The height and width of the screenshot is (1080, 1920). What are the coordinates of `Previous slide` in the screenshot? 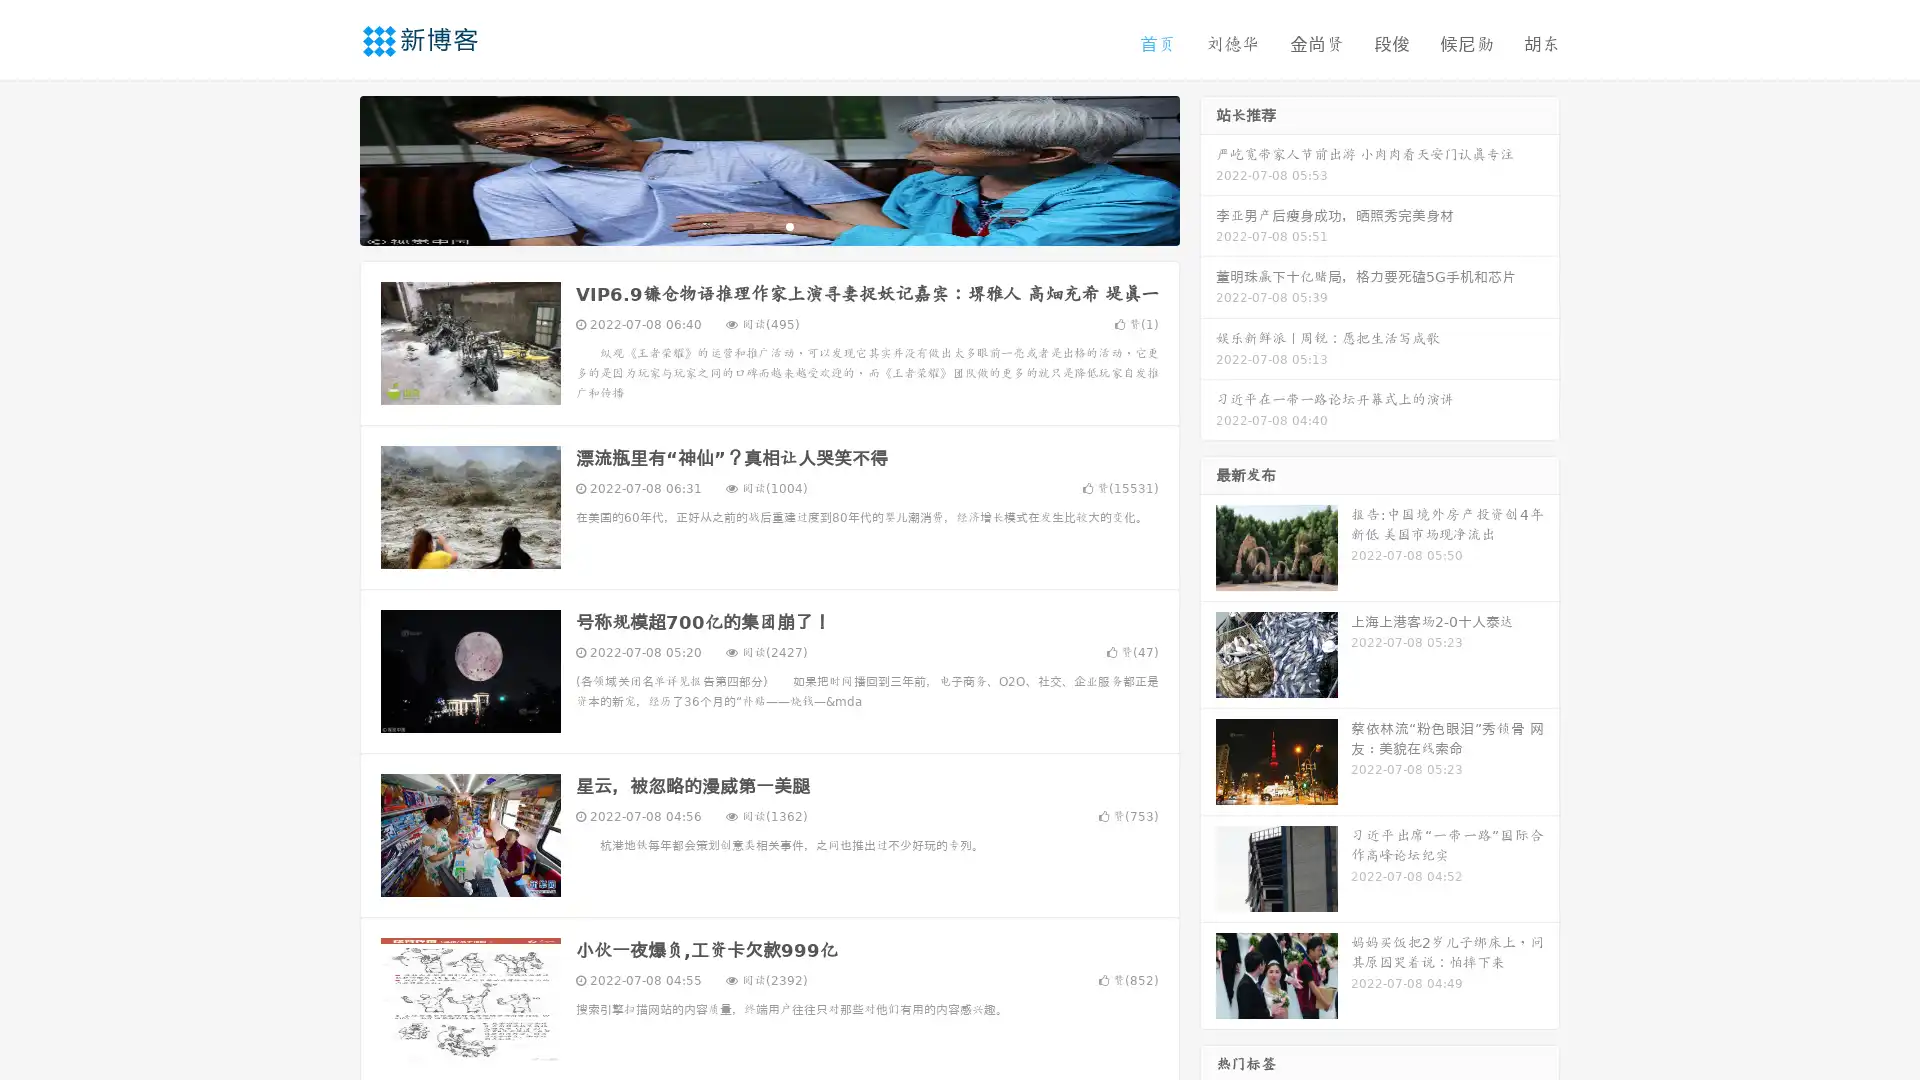 It's located at (330, 168).